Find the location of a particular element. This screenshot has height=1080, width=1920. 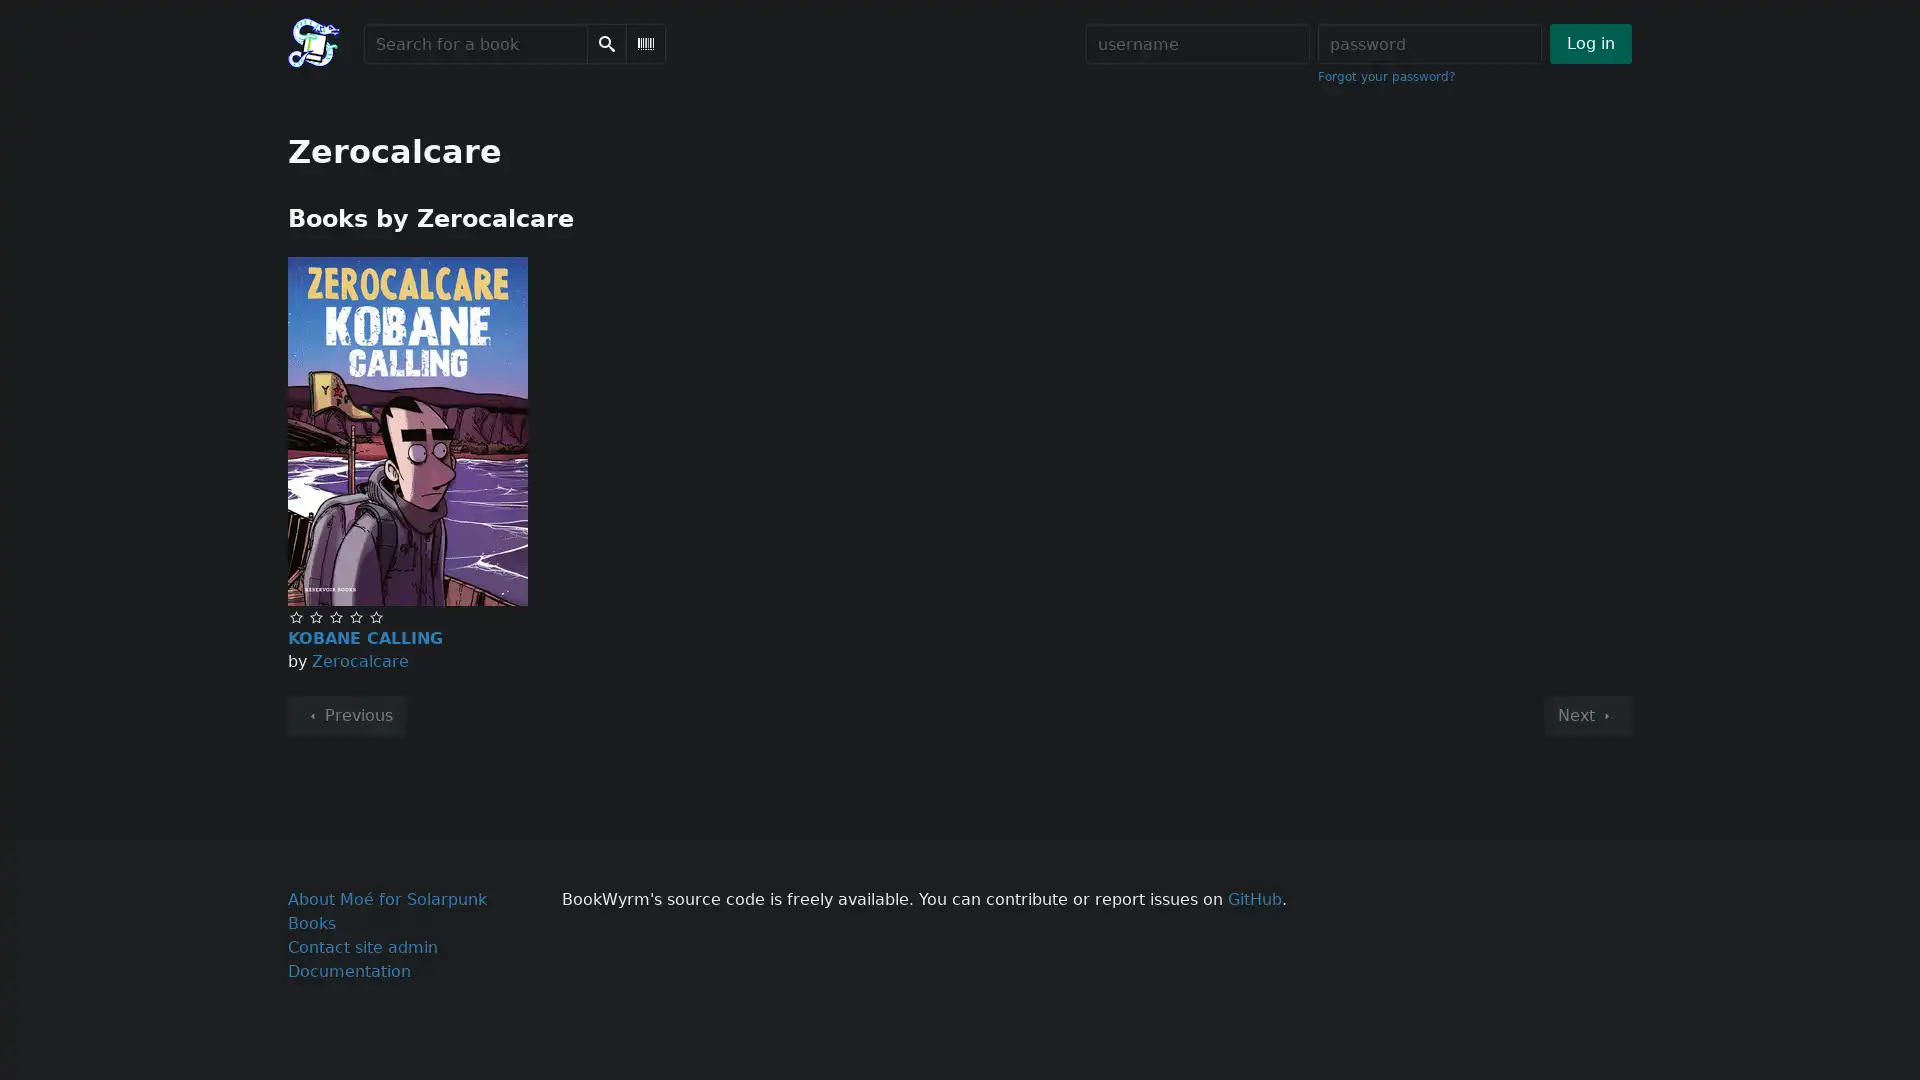

Log in is located at coordinates (1589, 43).